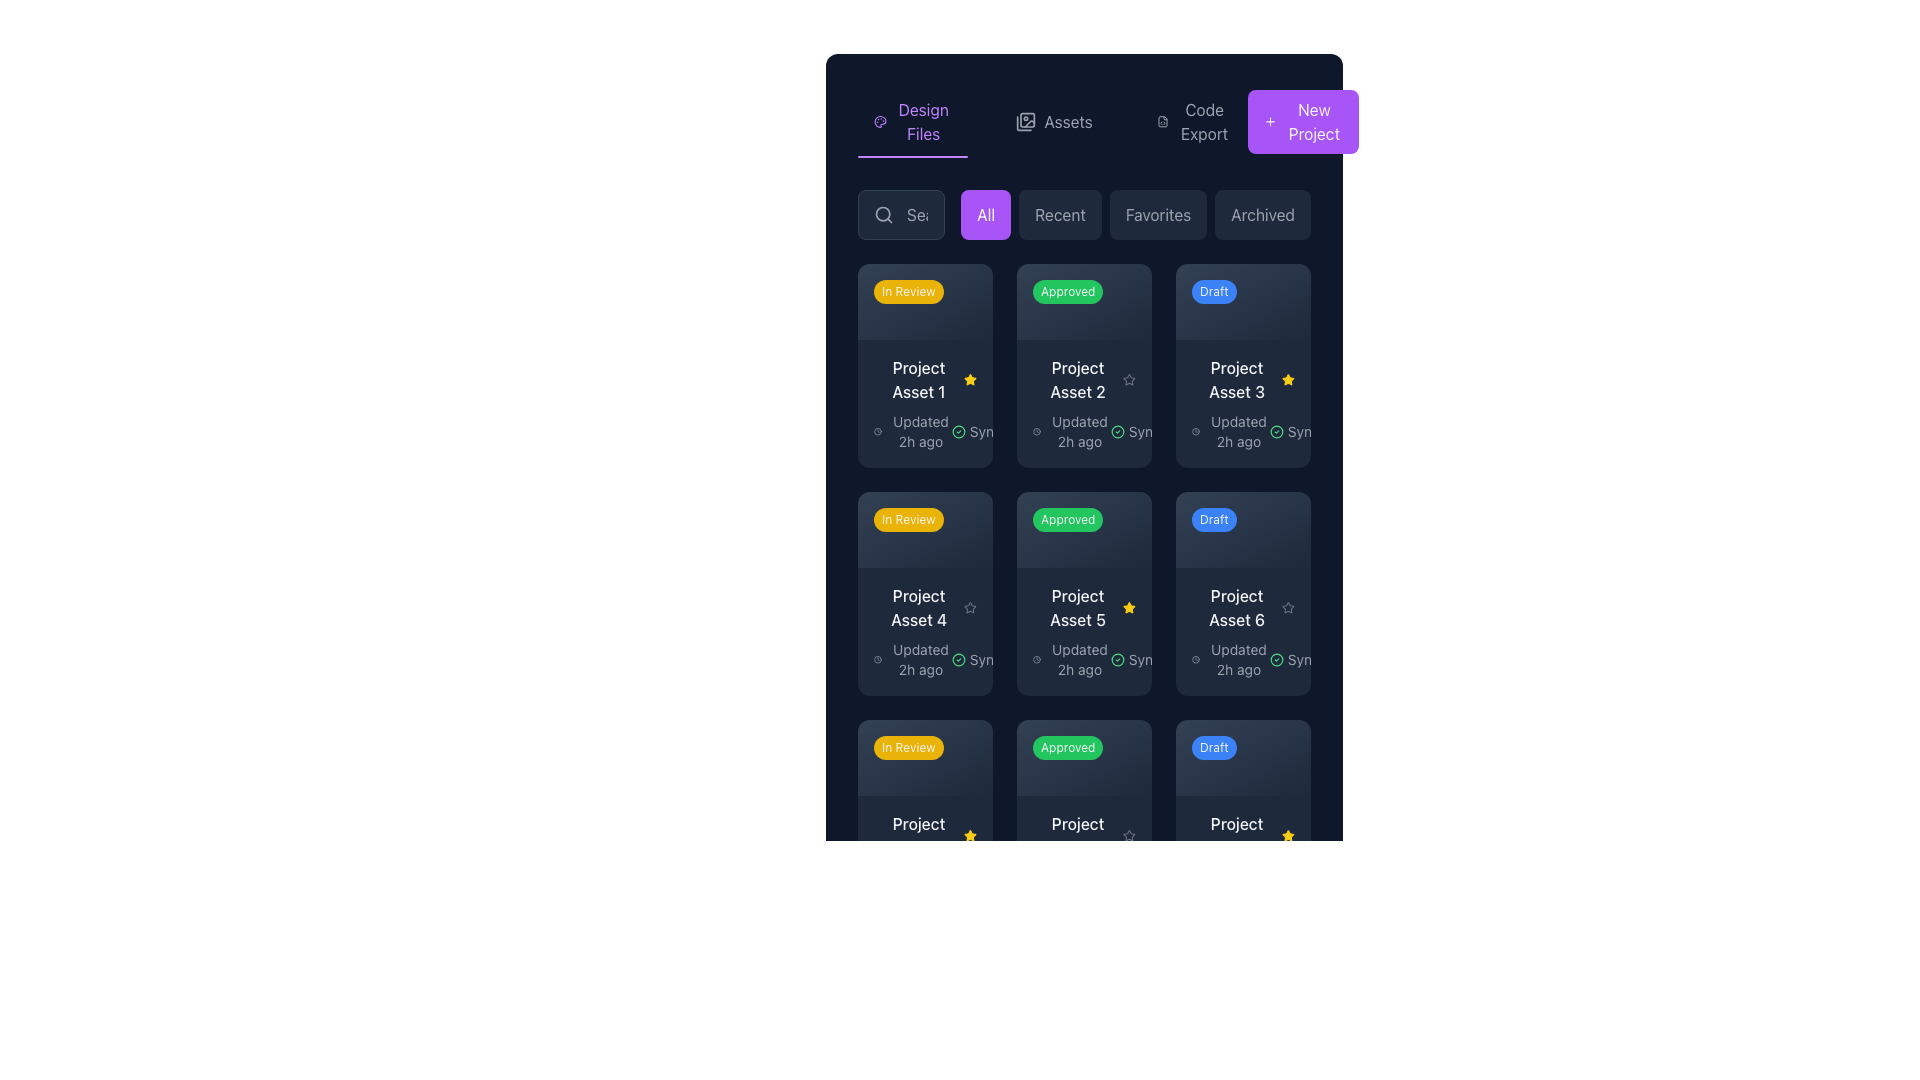 This screenshot has width=1920, height=1080. What do you see at coordinates (924, 430) in the screenshot?
I see `the text label stating 'Updated 2h ago Synced' located within the card for 'Project Asset 1' by moving the cursor to its center` at bounding box center [924, 430].